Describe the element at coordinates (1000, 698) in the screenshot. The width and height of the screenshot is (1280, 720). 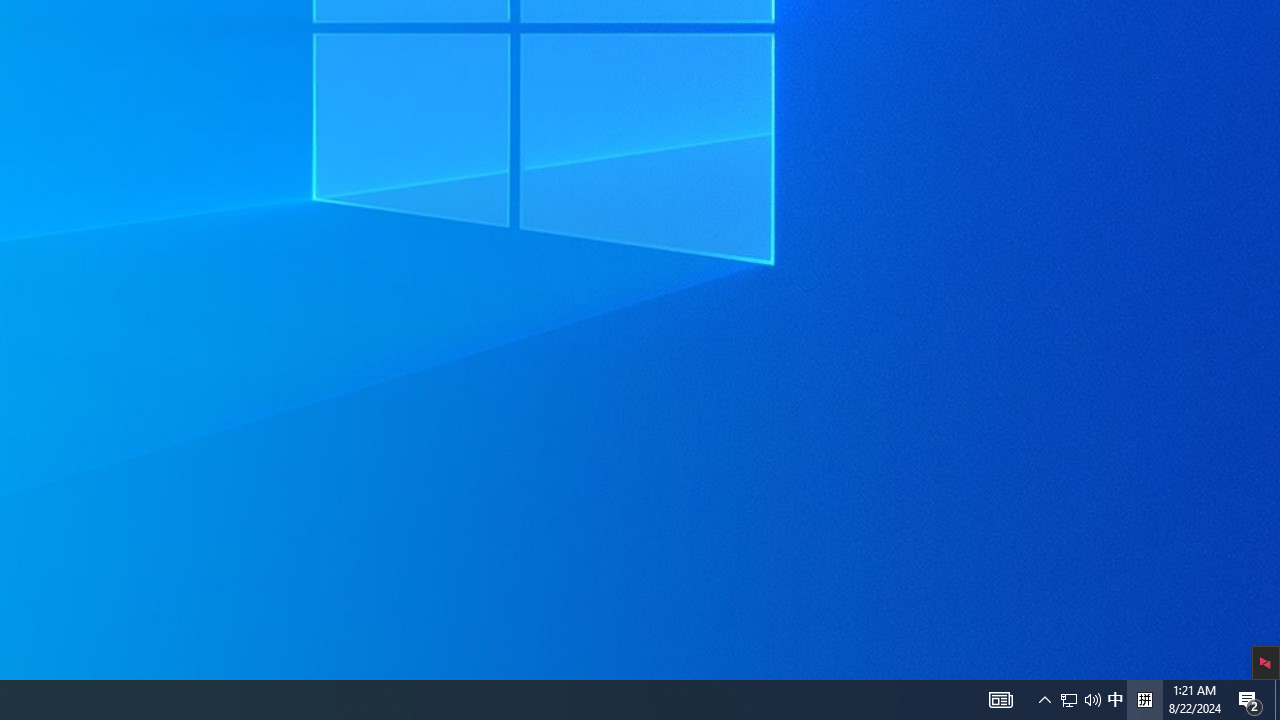
I see `'AutomationID: 4105'` at that location.